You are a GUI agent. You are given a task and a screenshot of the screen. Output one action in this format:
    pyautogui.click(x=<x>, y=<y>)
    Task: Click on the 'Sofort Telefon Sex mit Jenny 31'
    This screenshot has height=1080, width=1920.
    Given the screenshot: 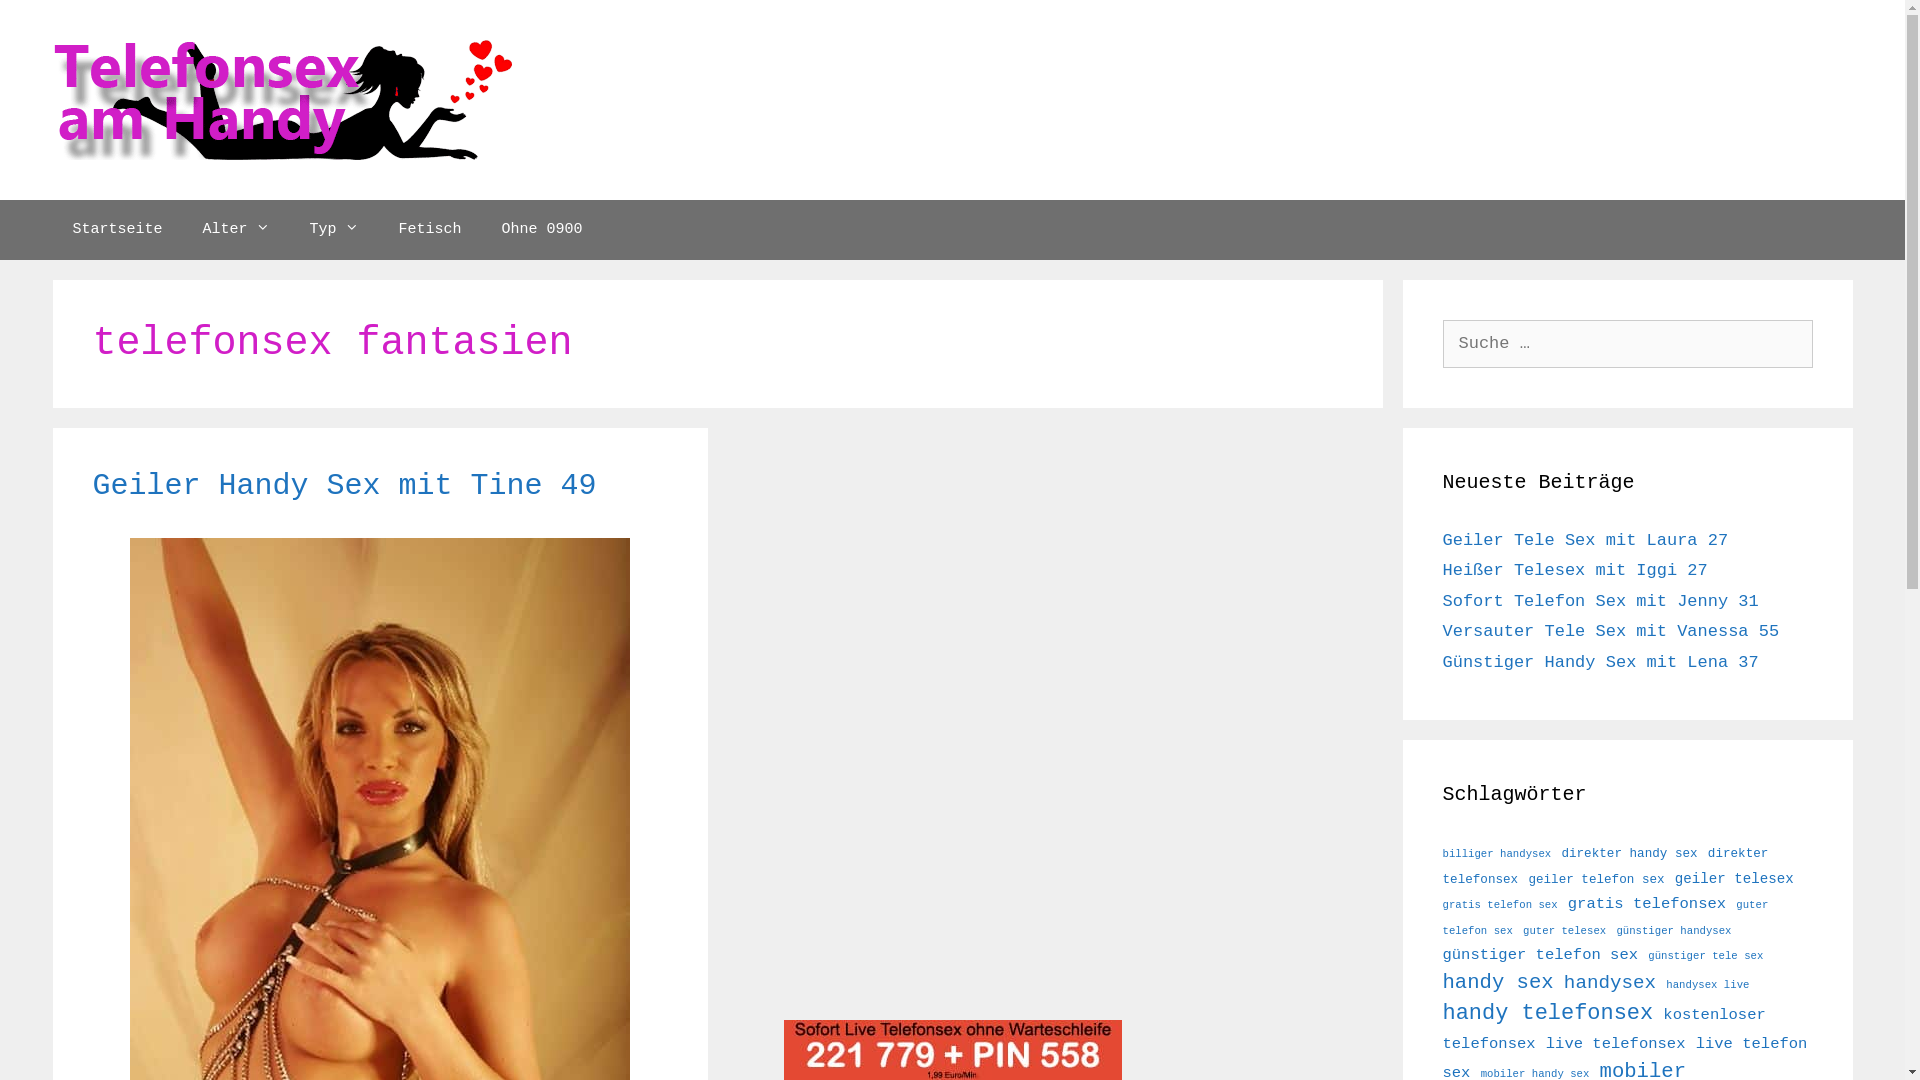 What is the action you would take?
    pyautogui.click(x=1598, y=600)
    